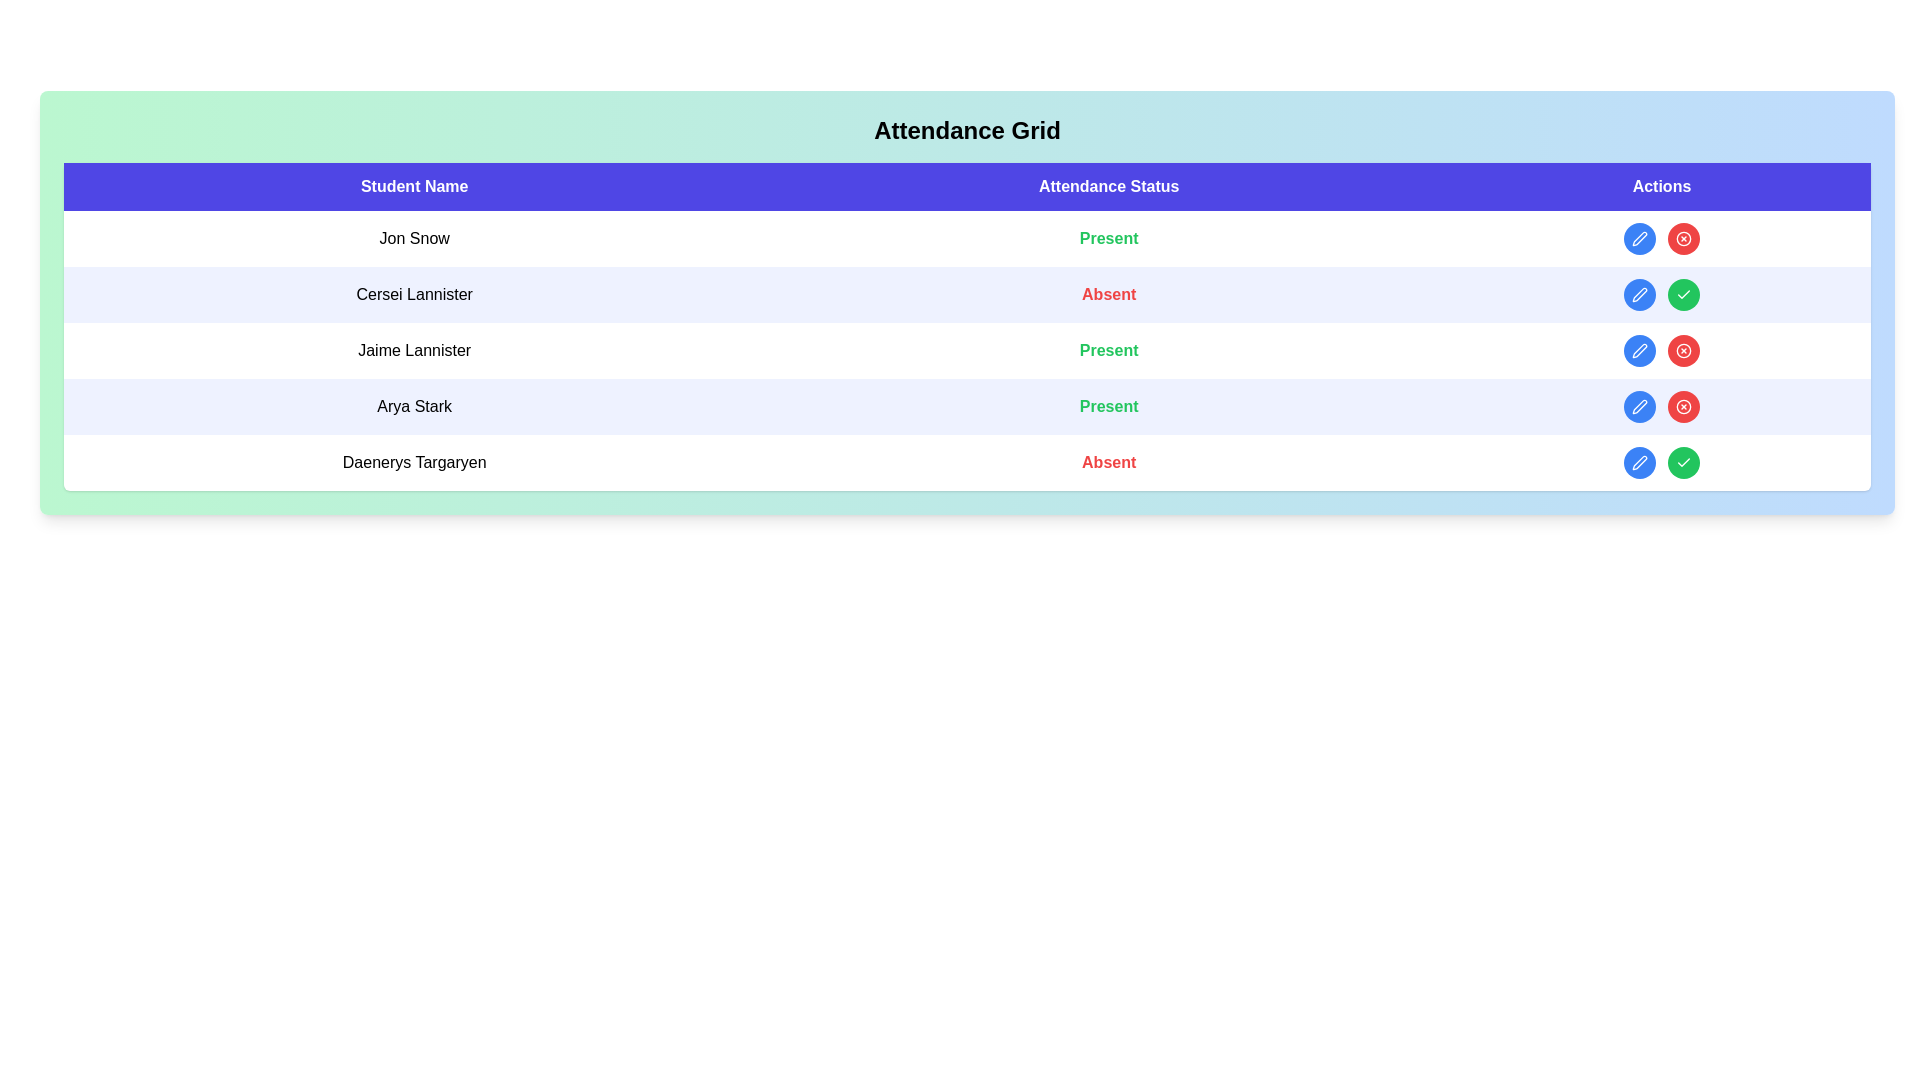 The image size is (1920, 1080). I want to click on edit button for the student identified by Jon Snow, so click(1640, 238).